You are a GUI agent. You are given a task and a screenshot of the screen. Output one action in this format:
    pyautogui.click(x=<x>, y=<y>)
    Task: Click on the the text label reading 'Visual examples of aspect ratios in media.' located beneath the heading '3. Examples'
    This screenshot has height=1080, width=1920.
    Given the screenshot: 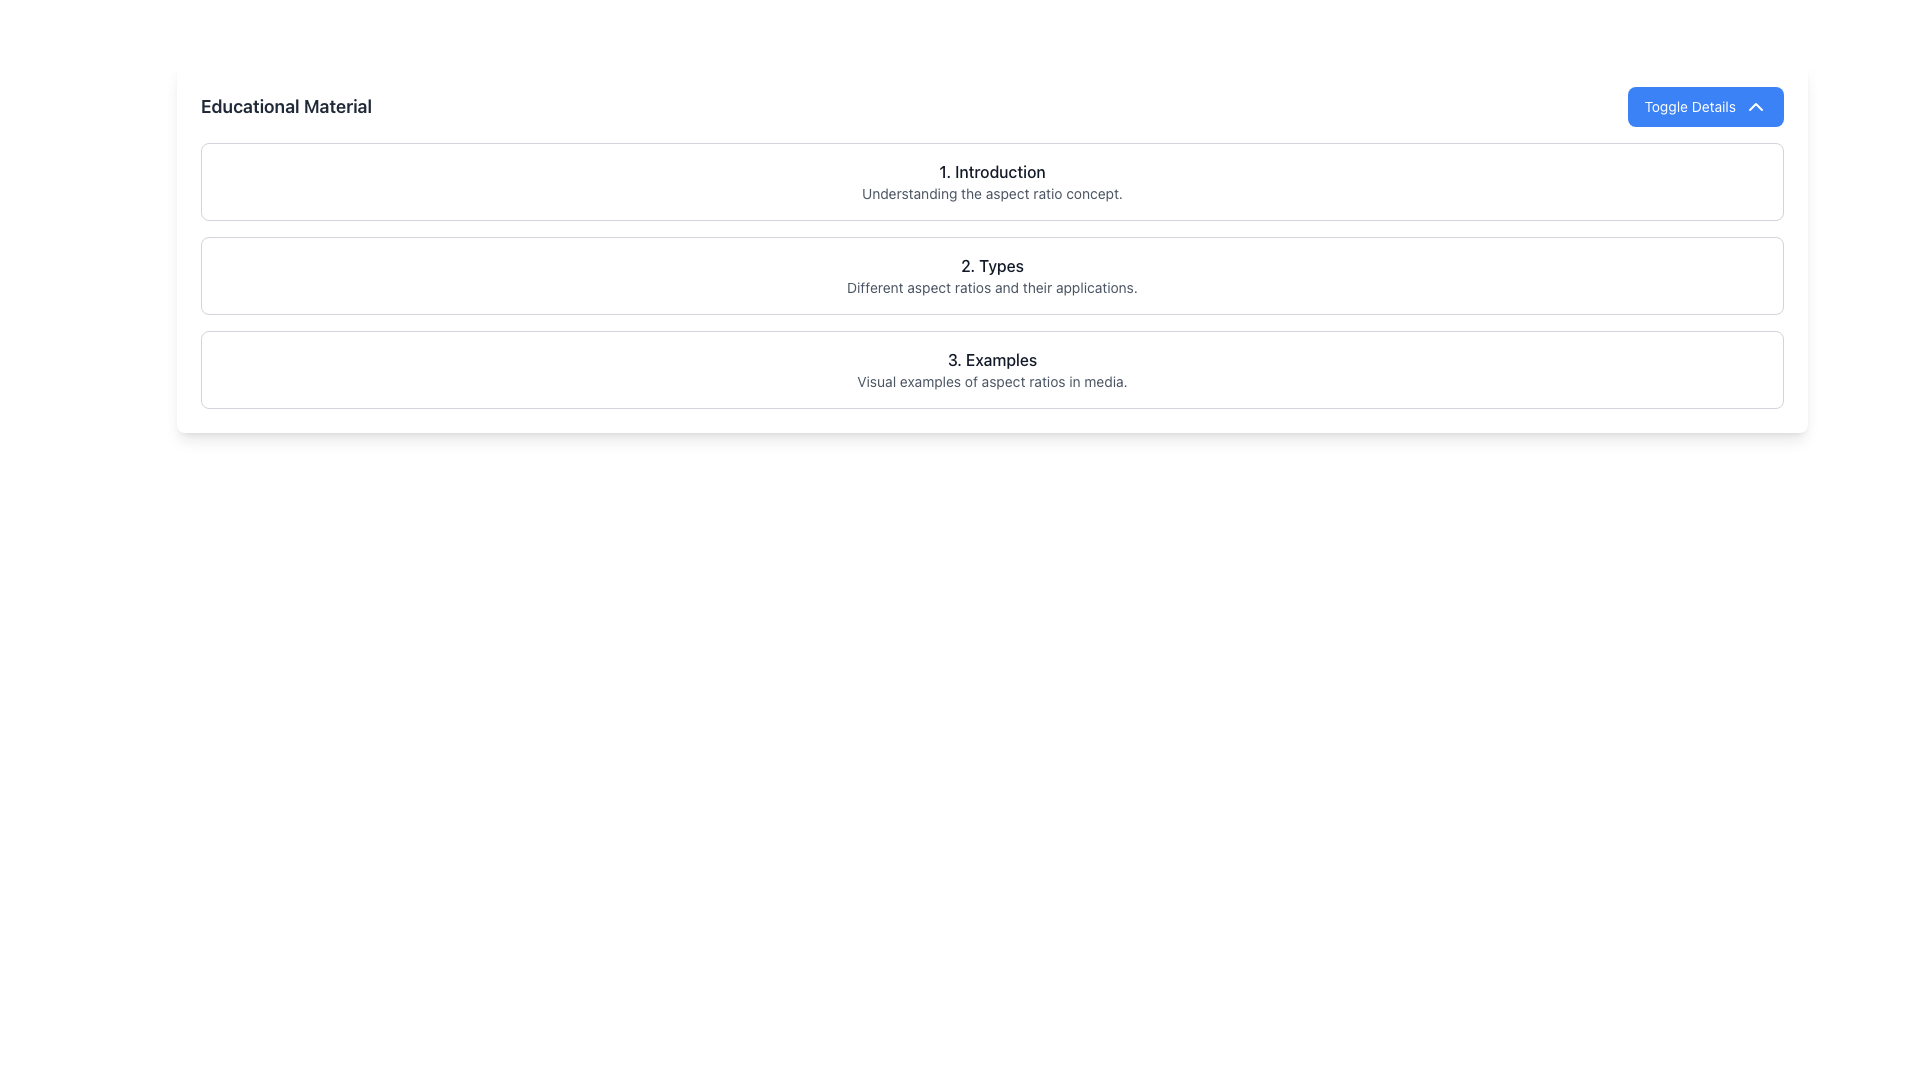 What is the action you would take?
    pyautogui.click(x=992, y=381)
    